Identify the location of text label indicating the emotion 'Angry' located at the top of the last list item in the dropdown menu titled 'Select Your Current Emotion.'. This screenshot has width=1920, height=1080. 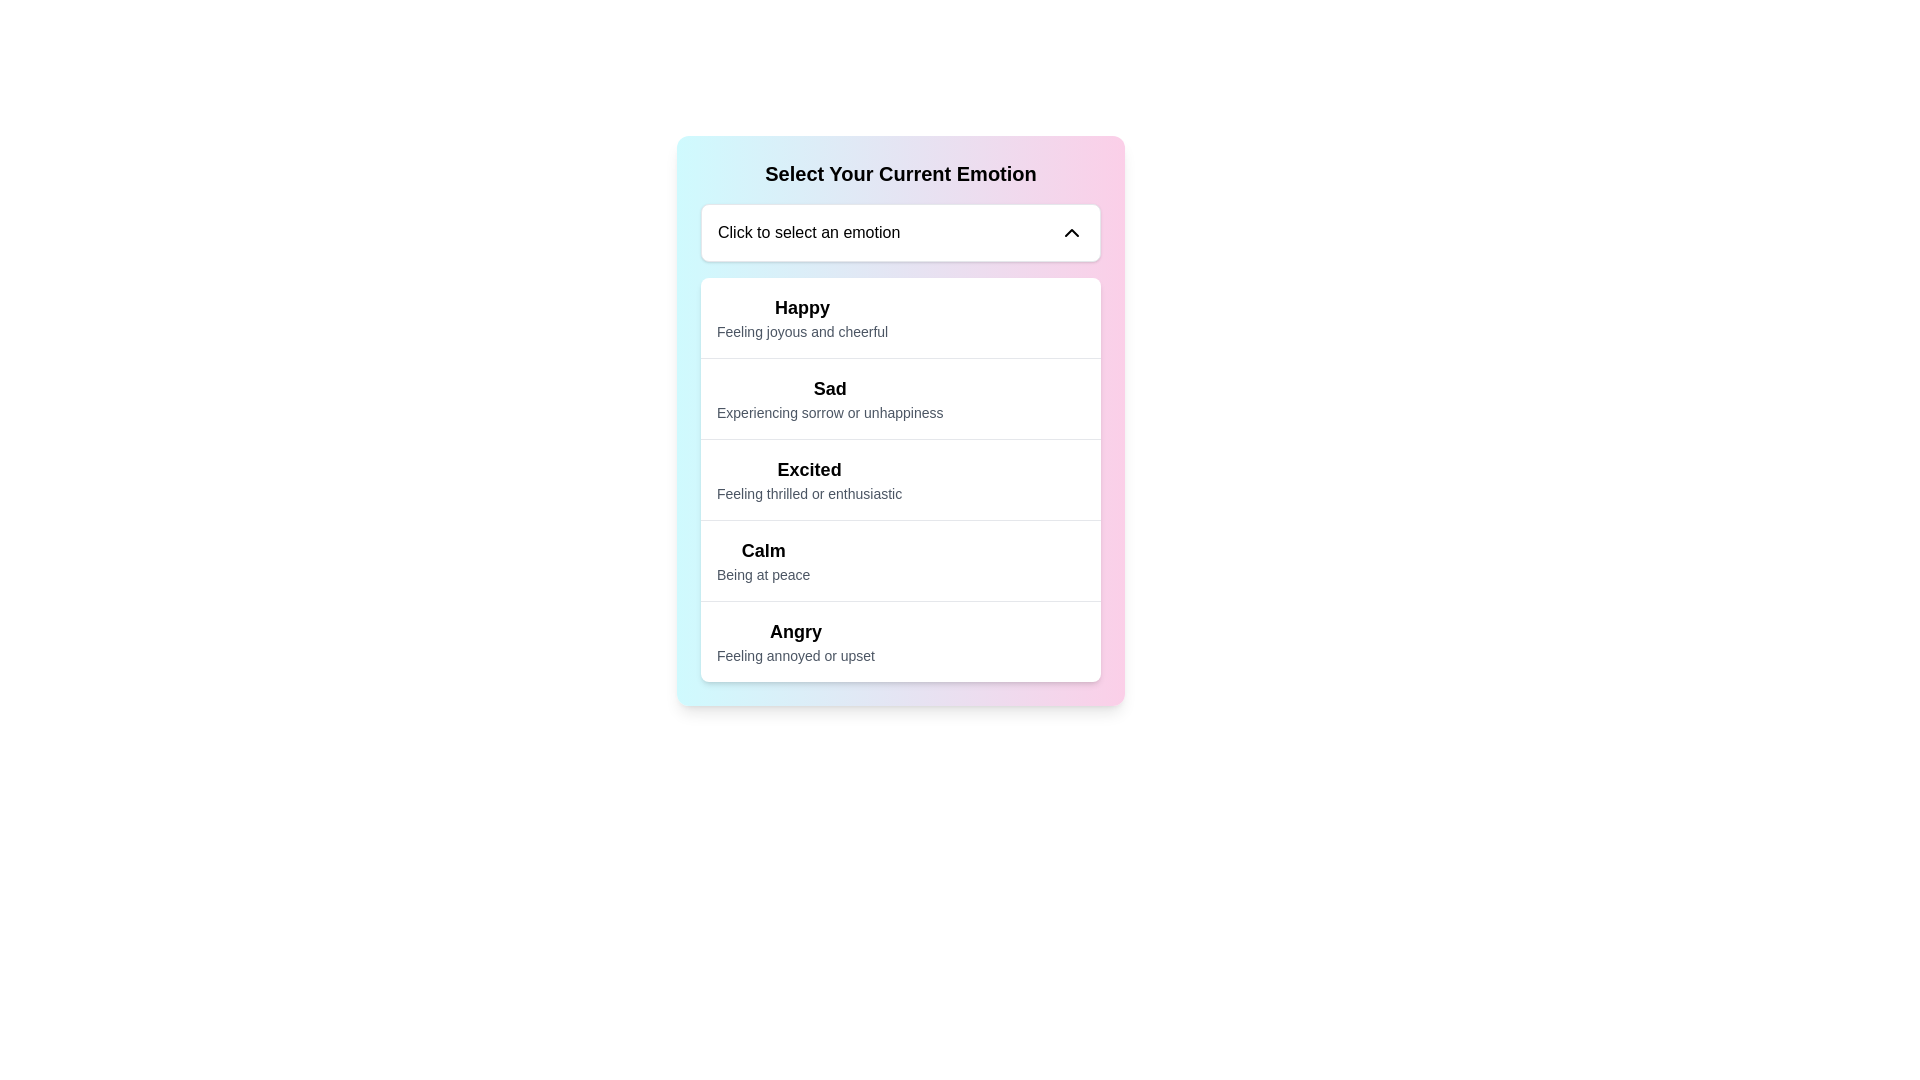
(795, 632).